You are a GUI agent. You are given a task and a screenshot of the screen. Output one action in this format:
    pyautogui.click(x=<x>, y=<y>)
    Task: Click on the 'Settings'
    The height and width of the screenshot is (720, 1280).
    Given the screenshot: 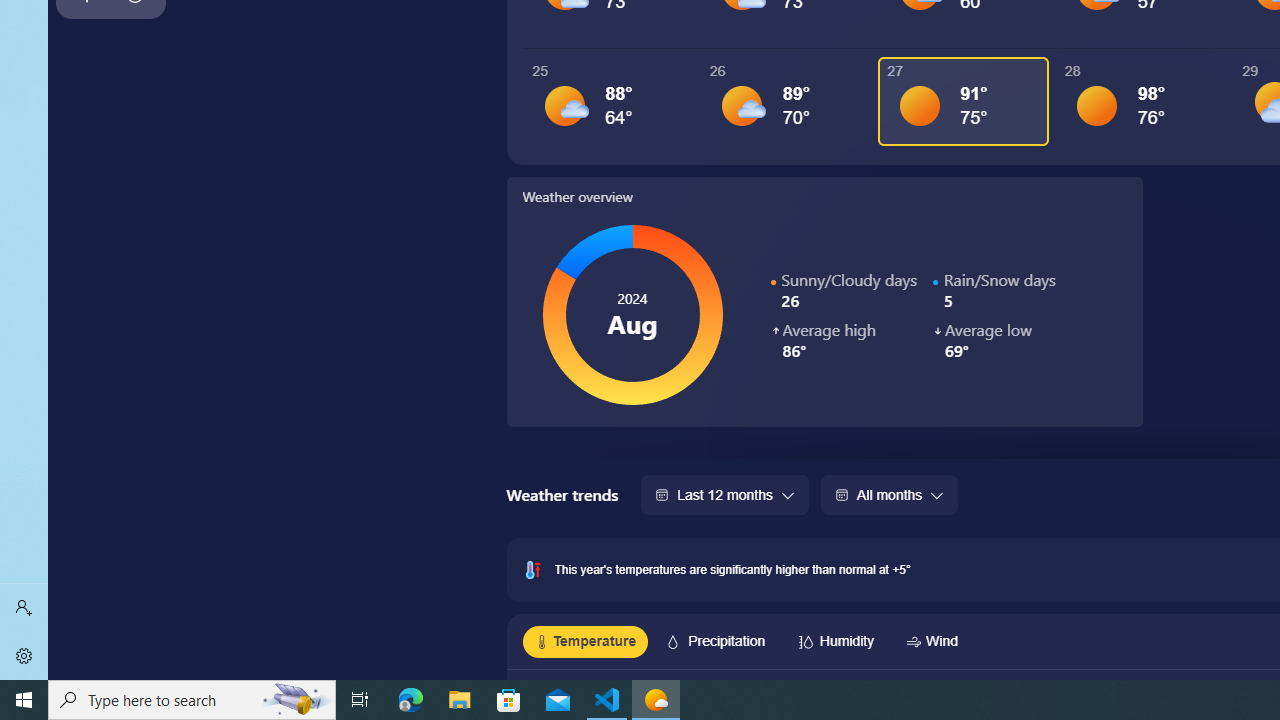 What is the action you would take?
    pyautogui.click(x=24, y=655)
    